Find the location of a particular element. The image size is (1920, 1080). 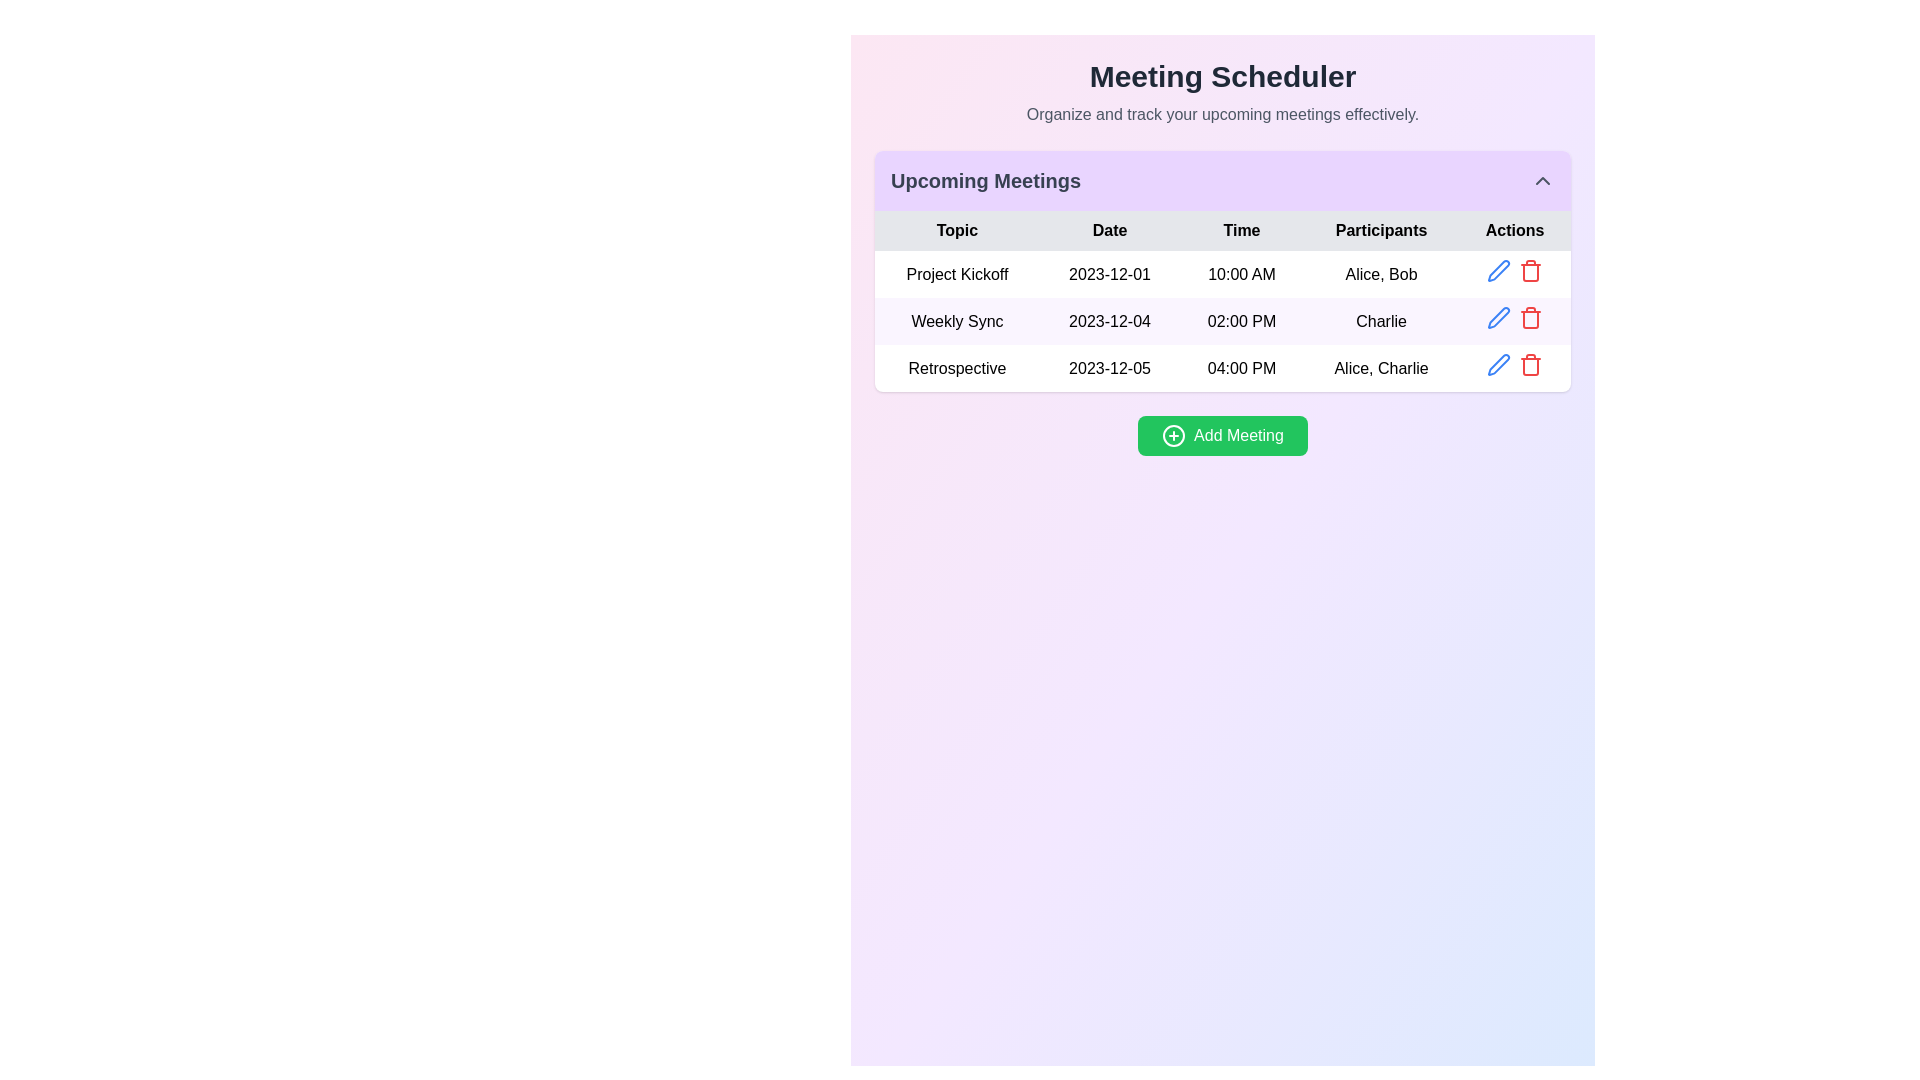

the delete button located in the 'Actions' column of the last row in the 'Upcoming Meetings' table is located at coordinates (1530, 365).